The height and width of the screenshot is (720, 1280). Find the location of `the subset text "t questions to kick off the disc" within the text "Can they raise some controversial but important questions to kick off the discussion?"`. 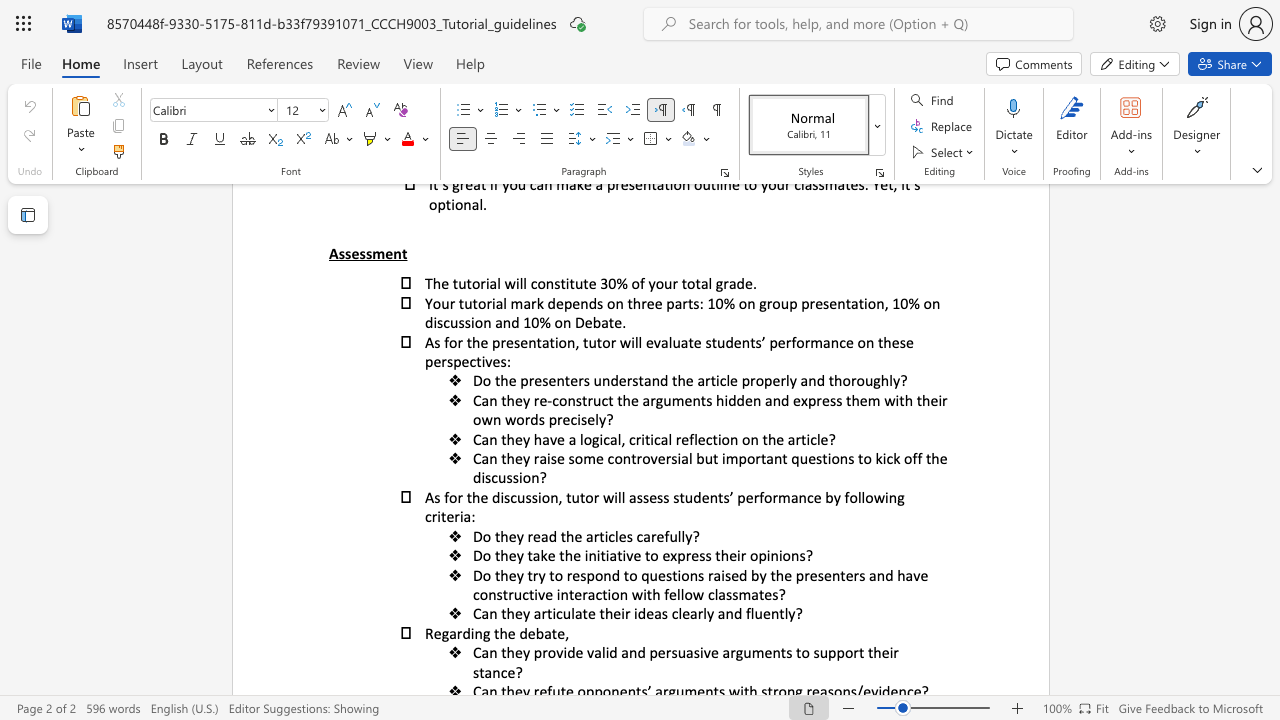

the subset text "t questions to kick off the disc" within the text "Can they raise some controversial but important questions to kick off the discussion?" is located at coordinates (781, 458).